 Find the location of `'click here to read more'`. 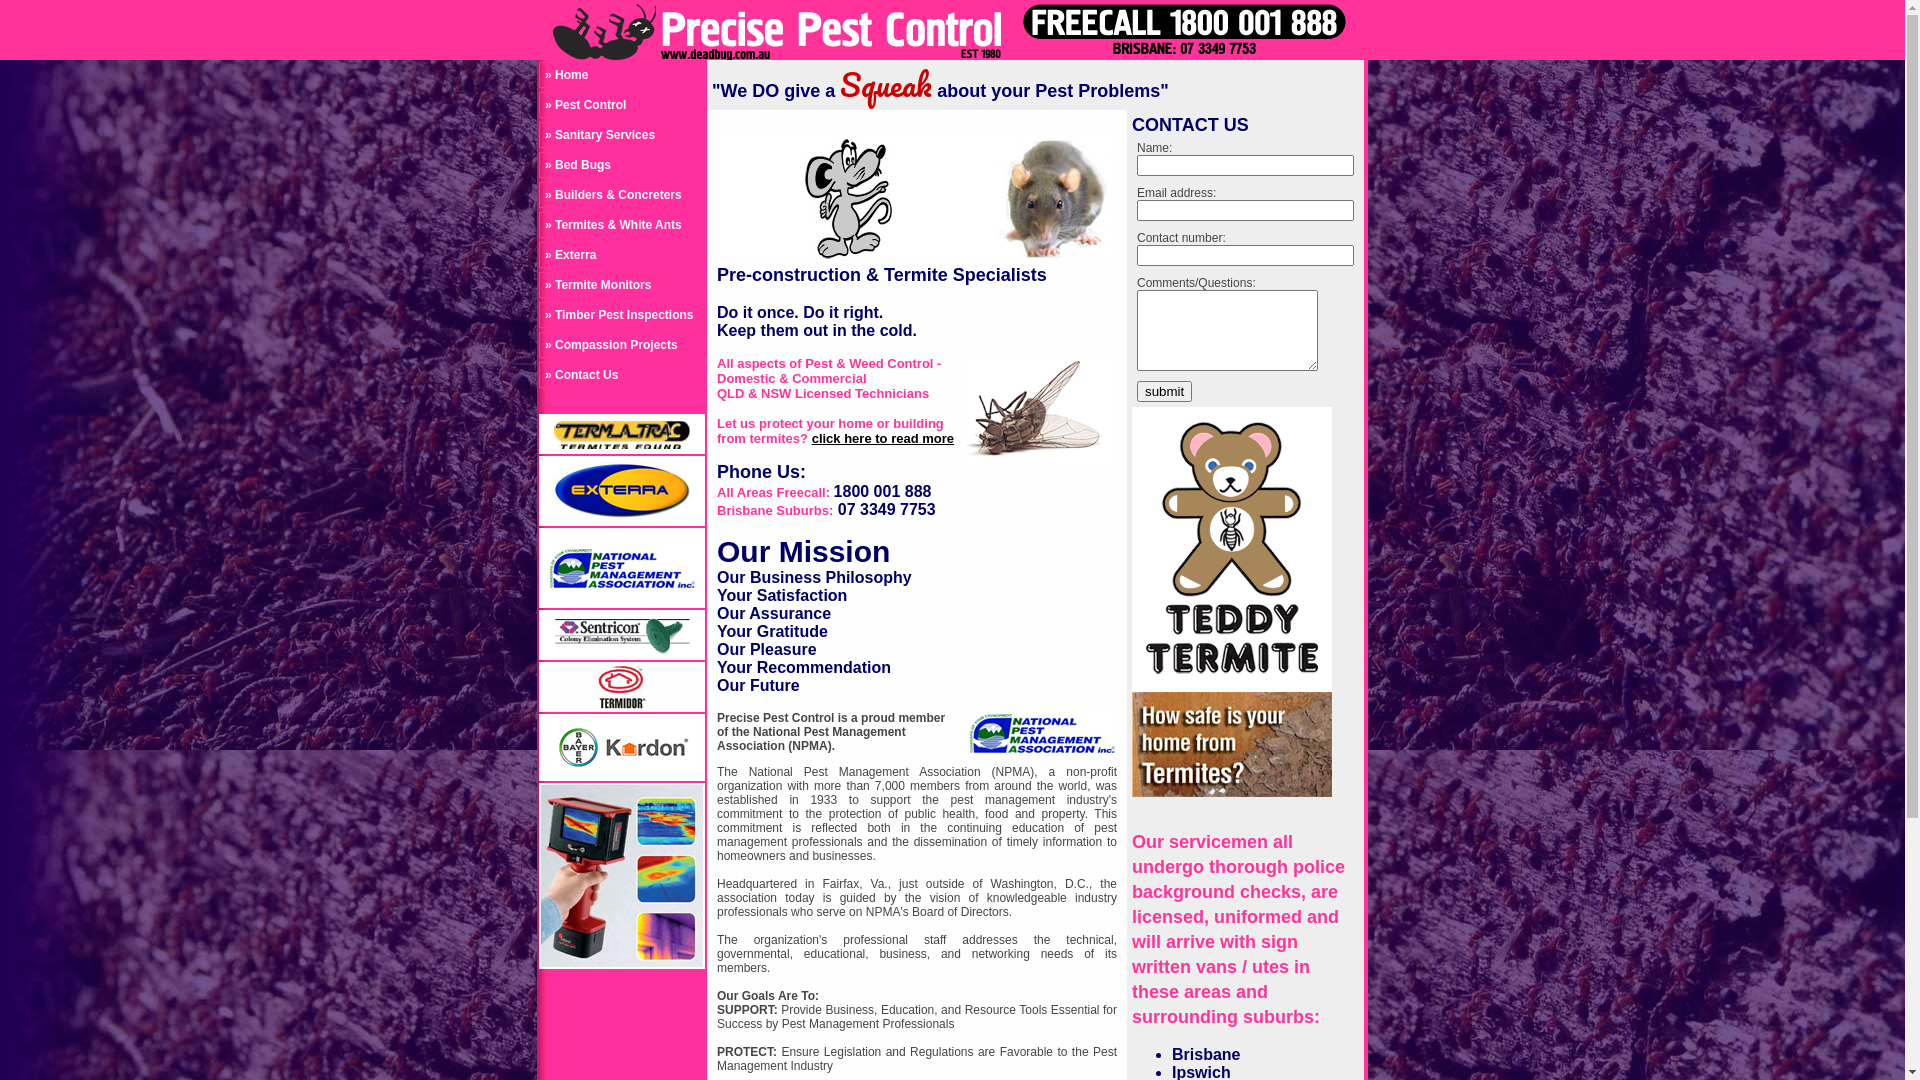

'click here to read more' is located at coordinates (882, 437).